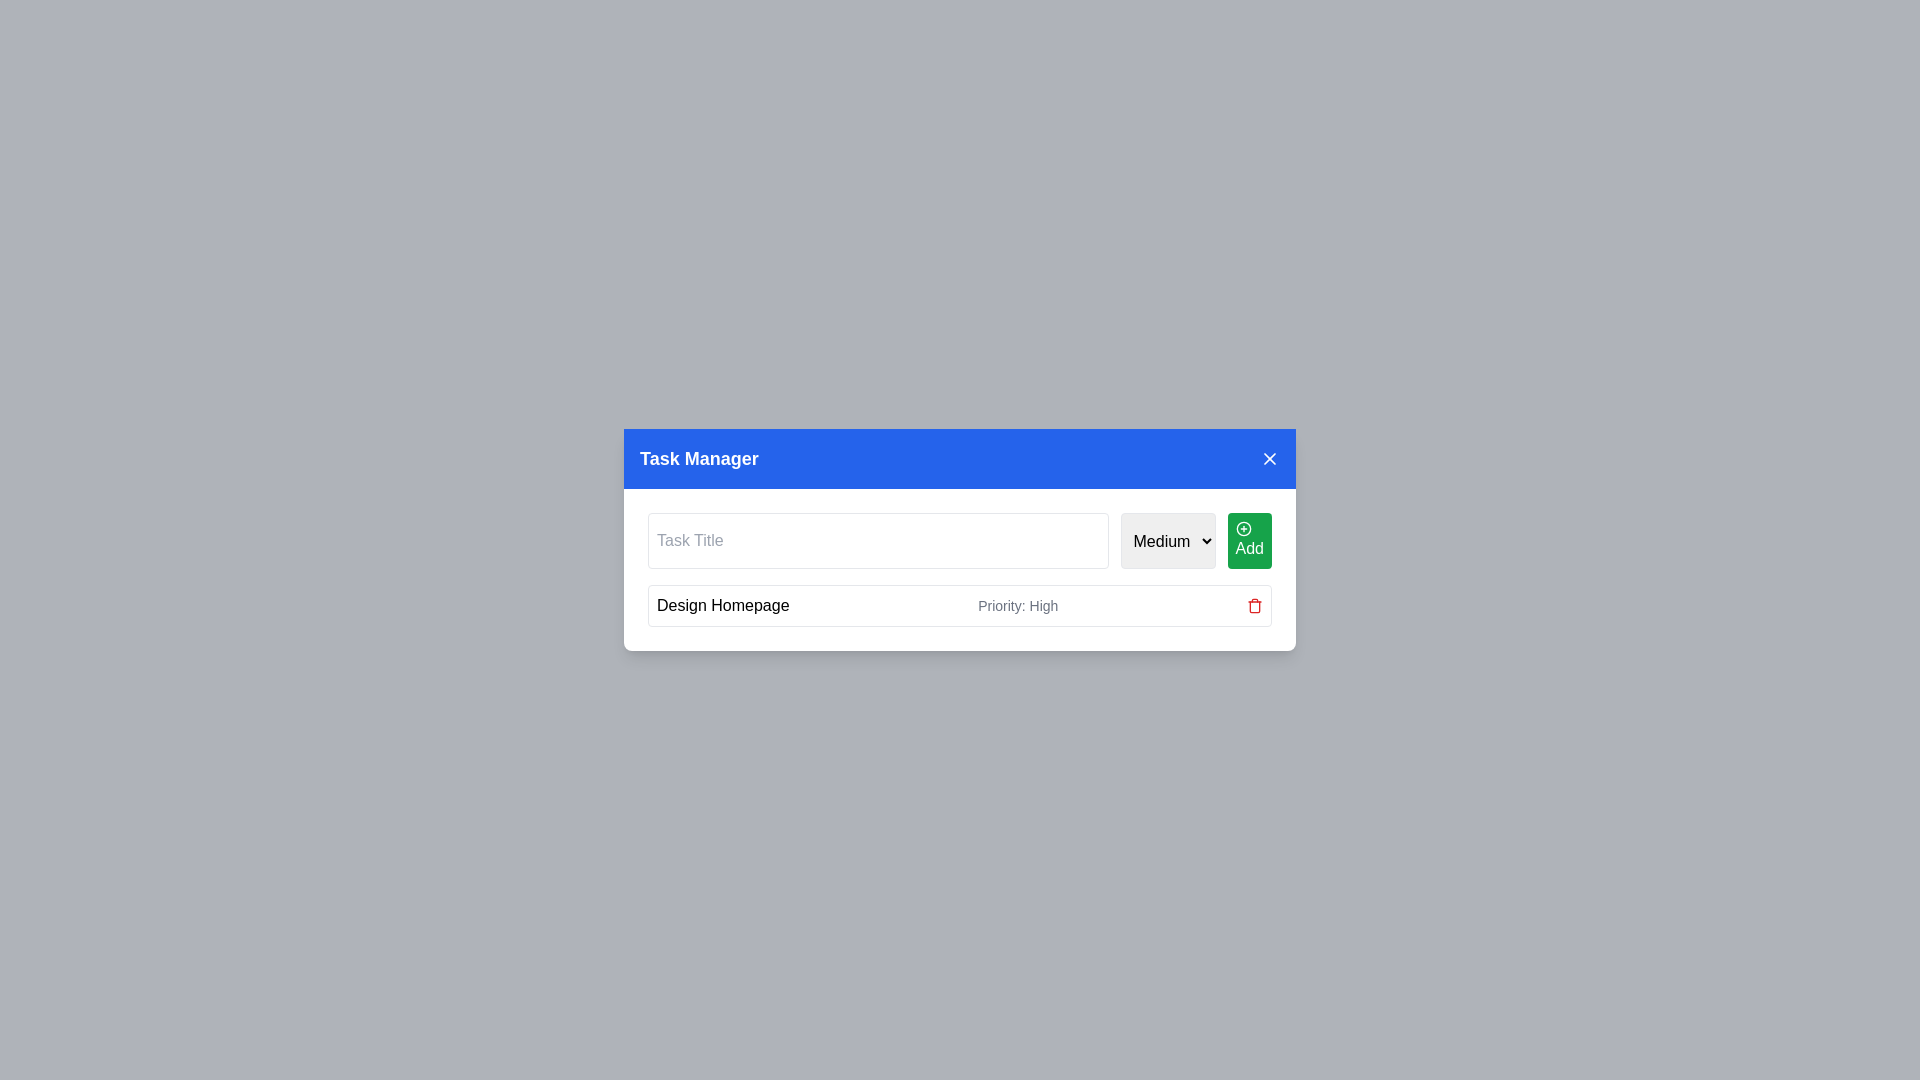 The image size is (1920, 1080). What do you see at coordinates (1269, 459) in the screenshot?
I see `the cross icon button located at the top-right corner of the blue header bar, adjacent to the title text 'Task Manager'` at bounding box center [1269, 459].